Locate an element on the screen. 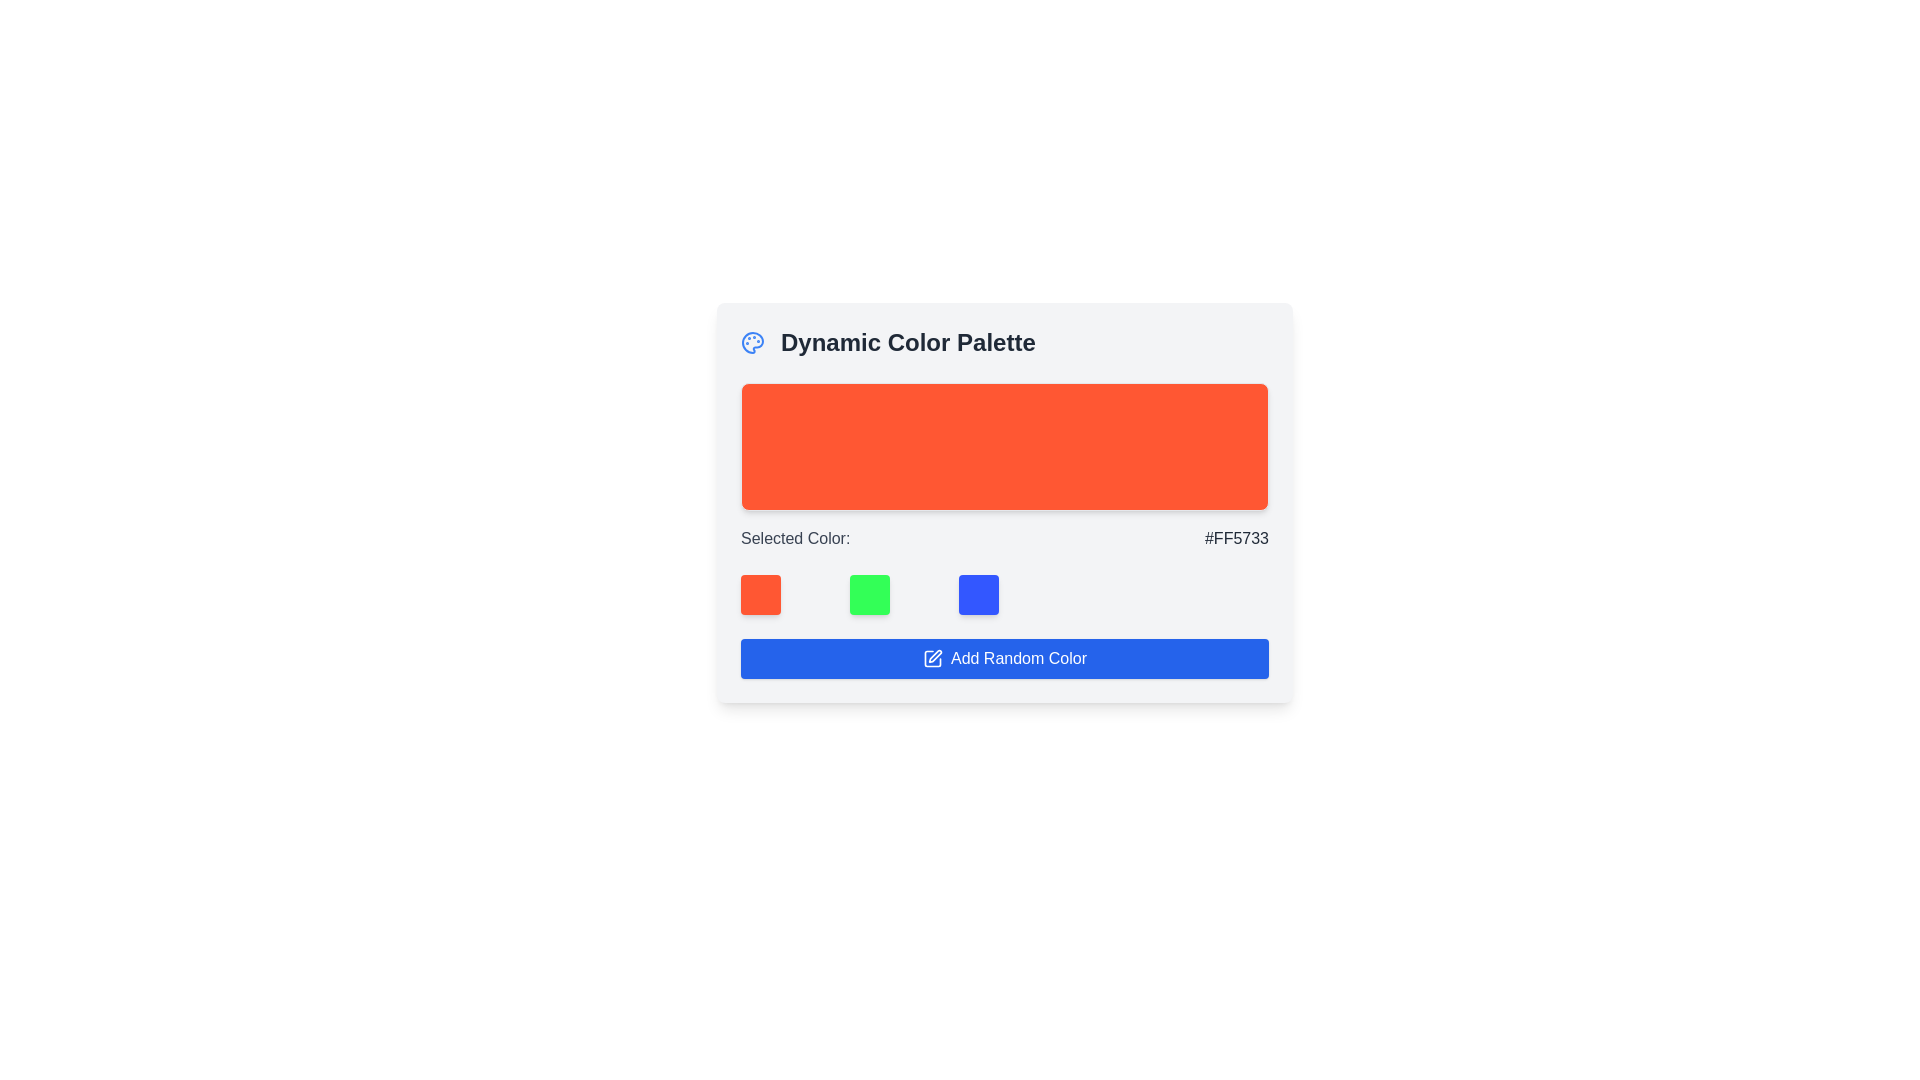 This screenshot has width=1920, height=1080. the Vector graphic icon of a pen within the 'Dynamic Color Palette' SVG area, located at the top-left corner of the interface is located at coordinates (934, 655).